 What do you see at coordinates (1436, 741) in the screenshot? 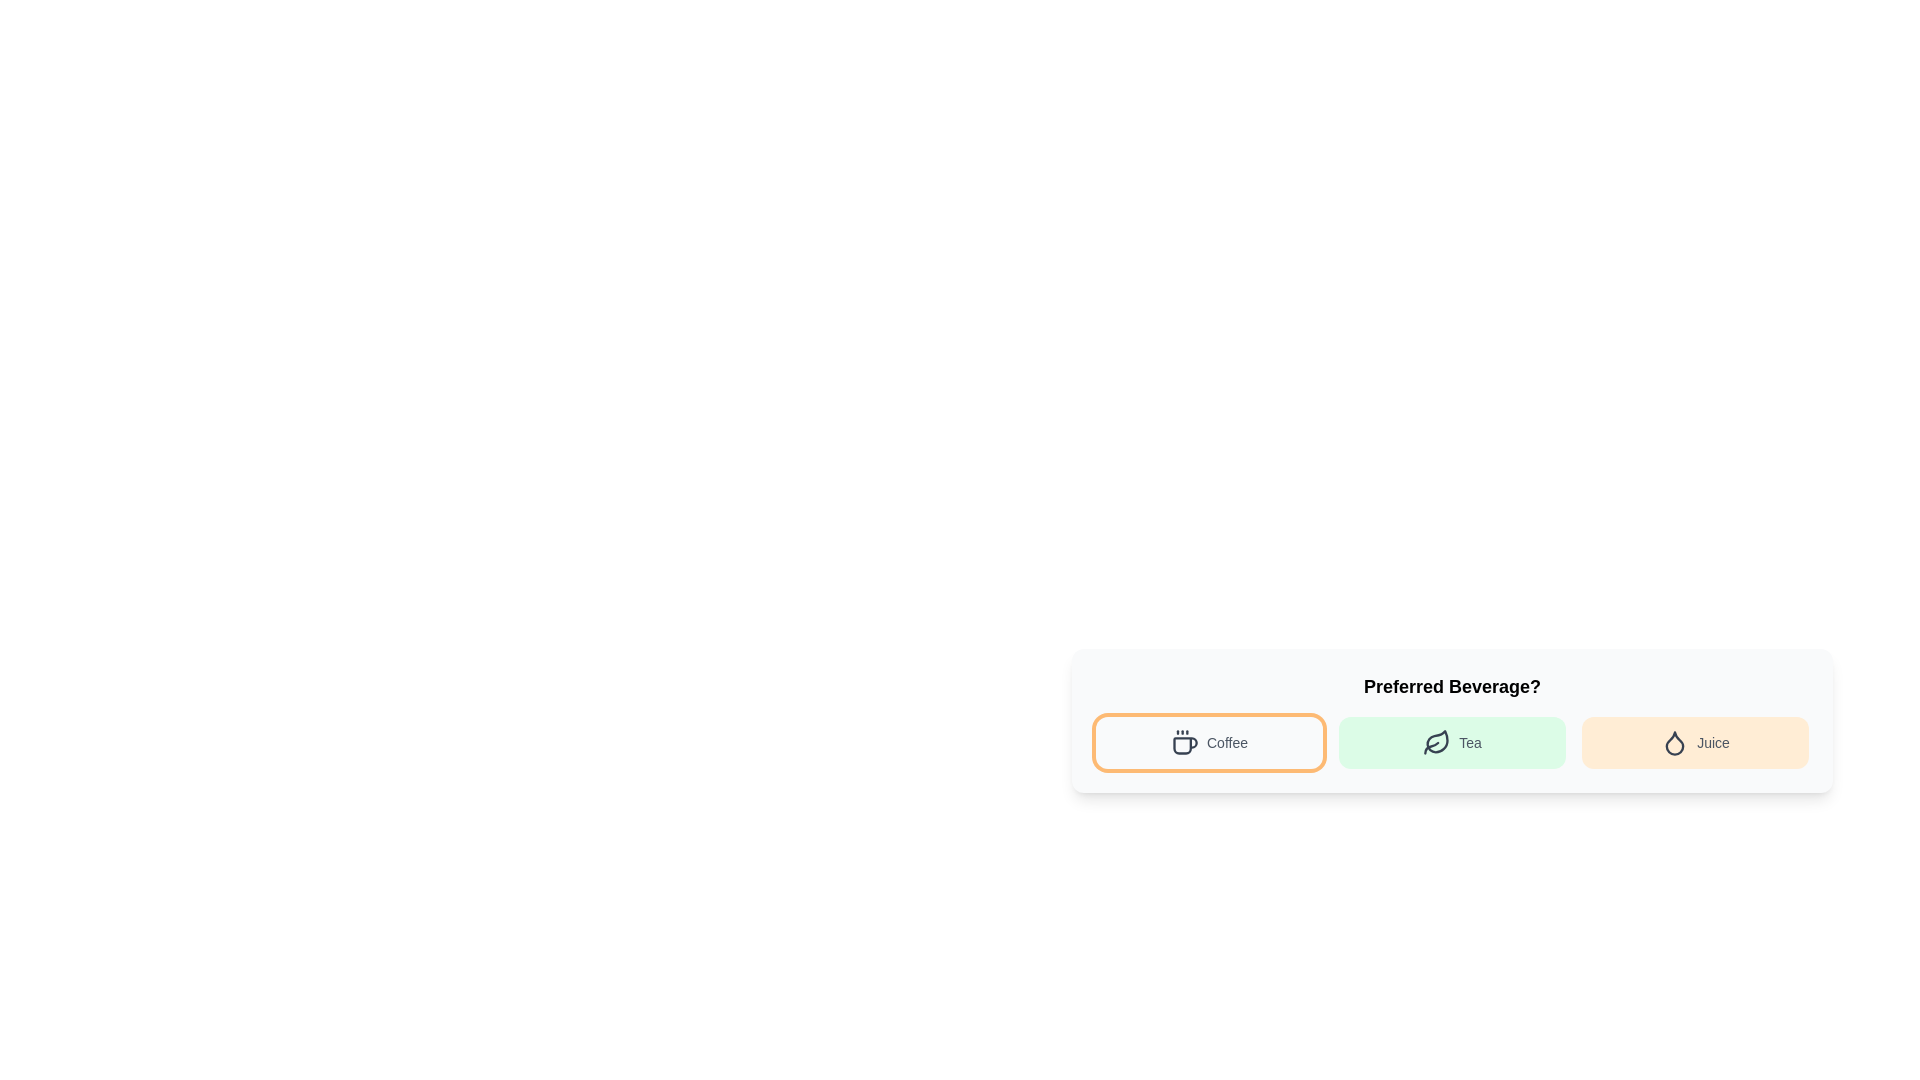
I see `the leaf icon located in the 'Tea' button of the 'Preferred Beverage?' selection bar, which is visually represented by a dark gray leaf shape` at bounding box center [1436, 741].